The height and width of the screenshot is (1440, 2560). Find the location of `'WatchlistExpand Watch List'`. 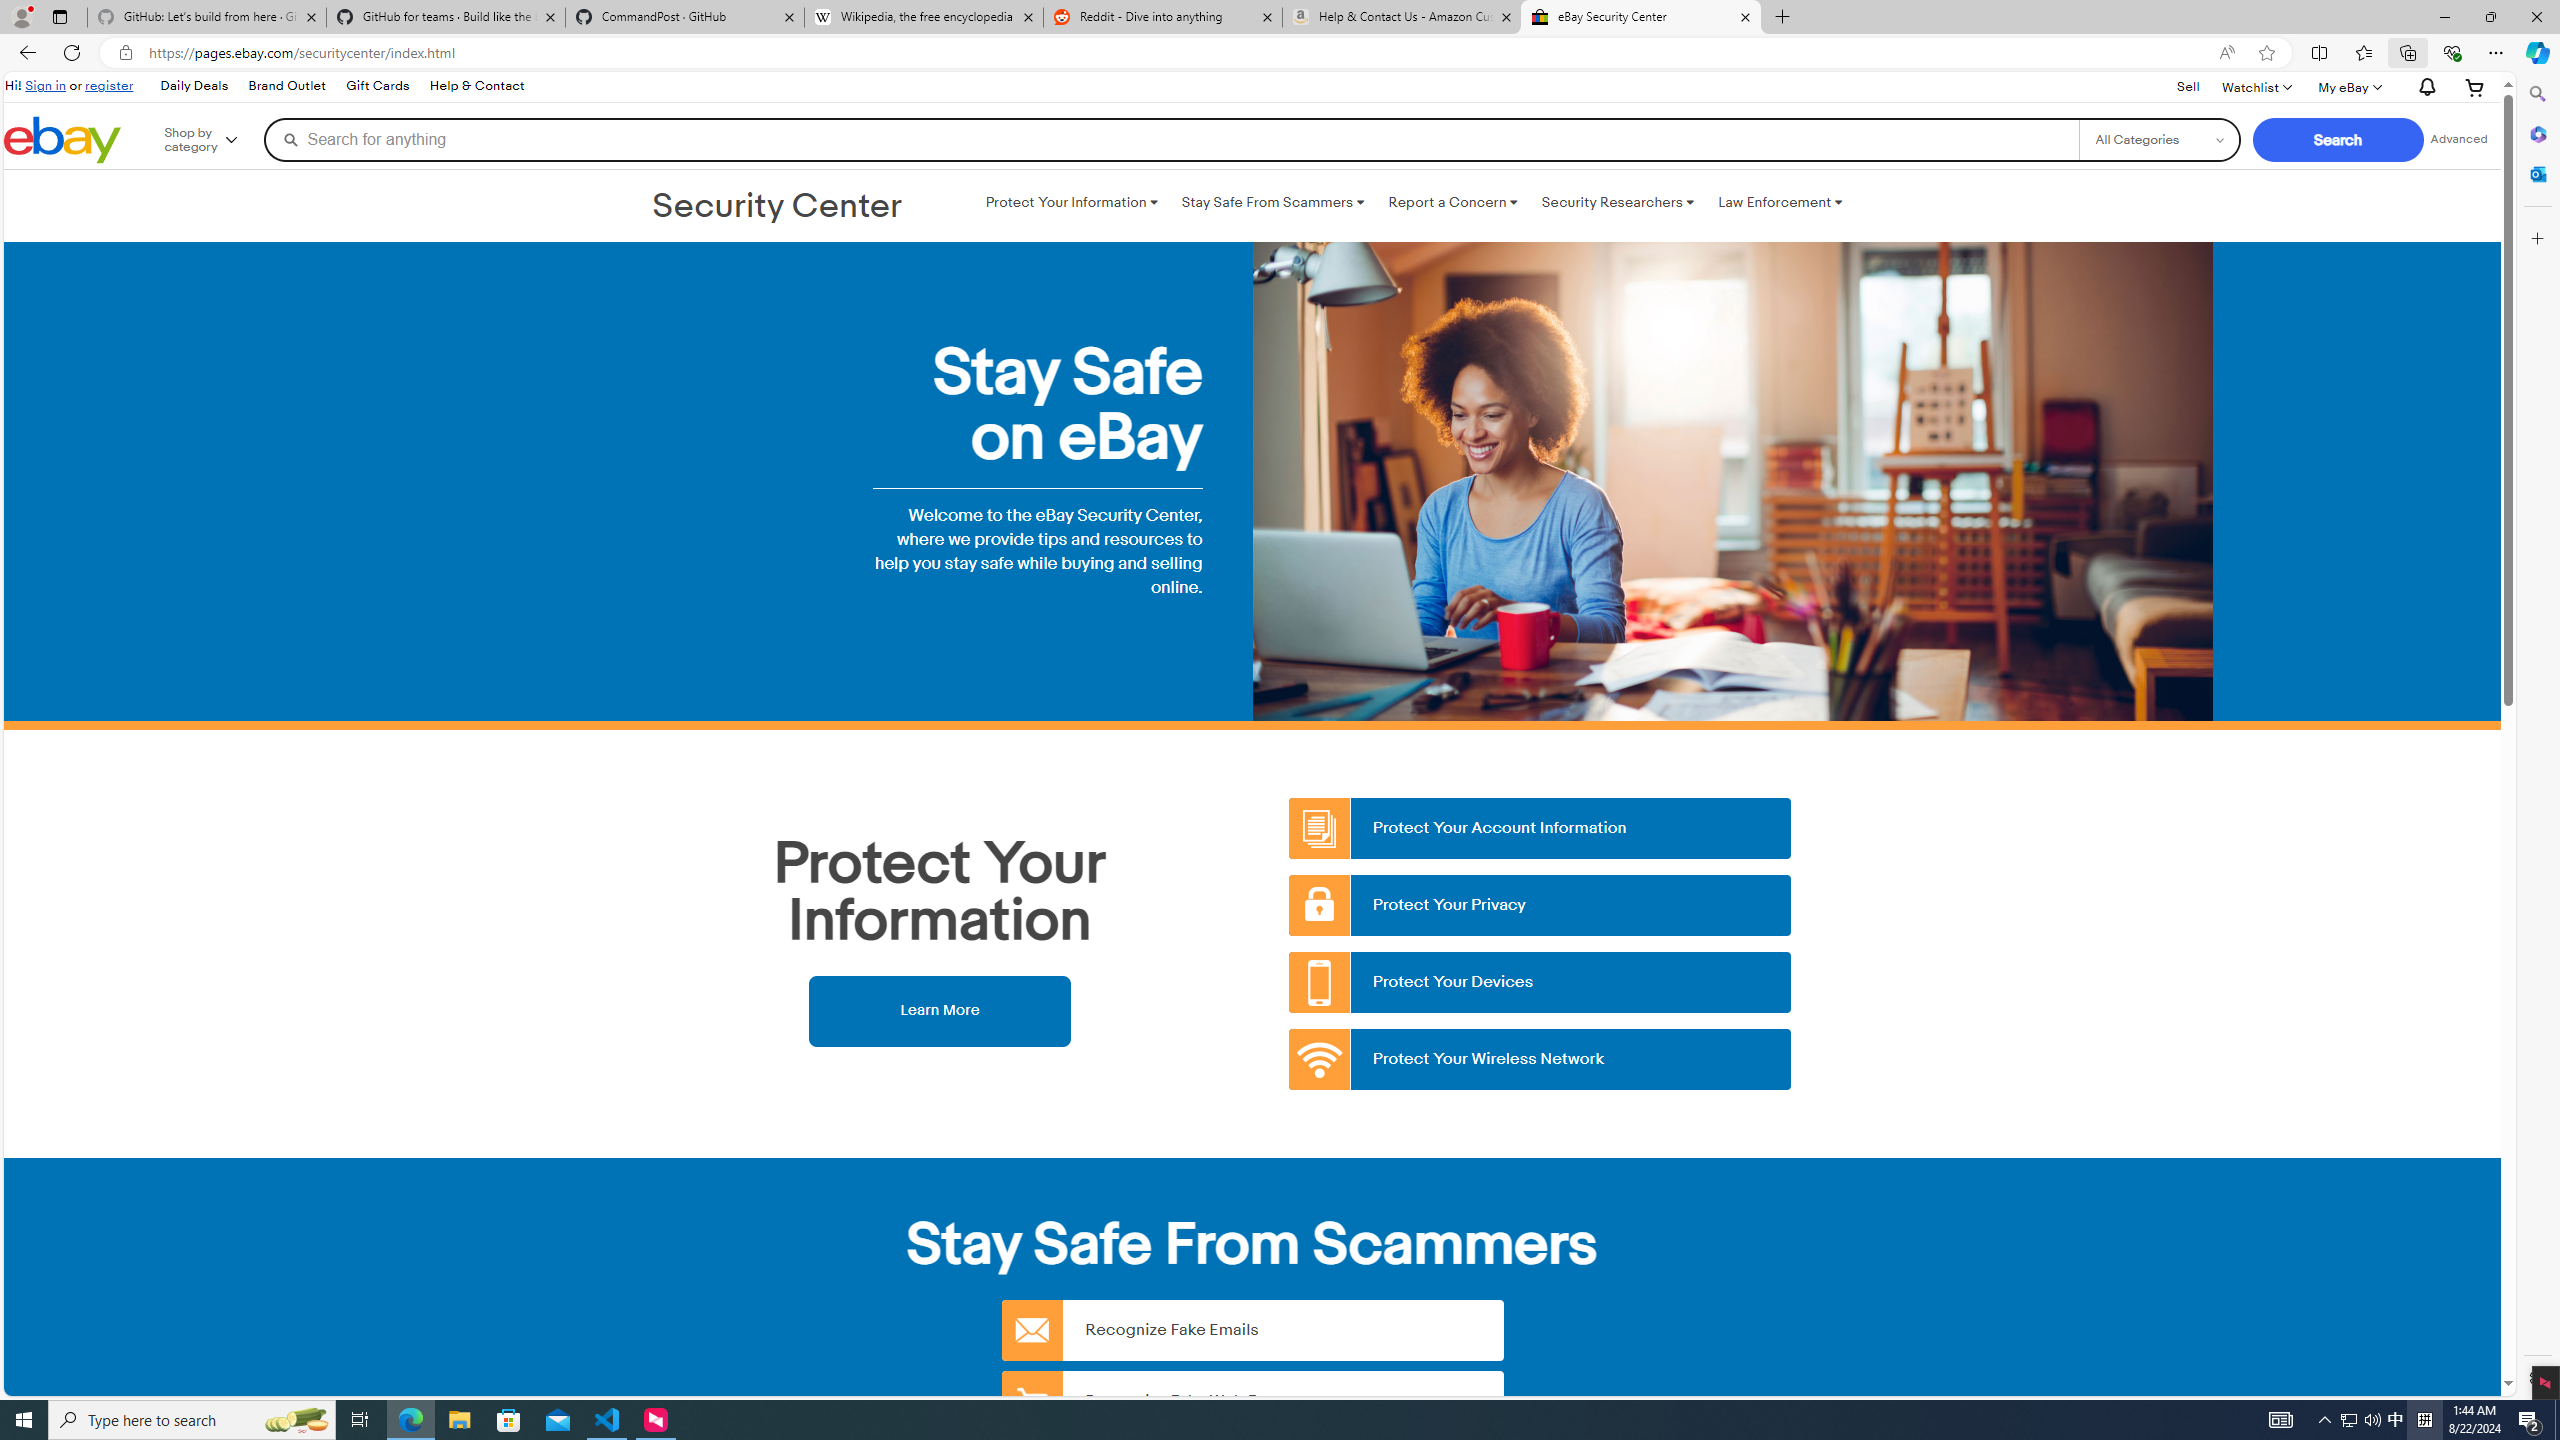

'WatchlistExpand Watch List' is located at coordinates (2255, 87).